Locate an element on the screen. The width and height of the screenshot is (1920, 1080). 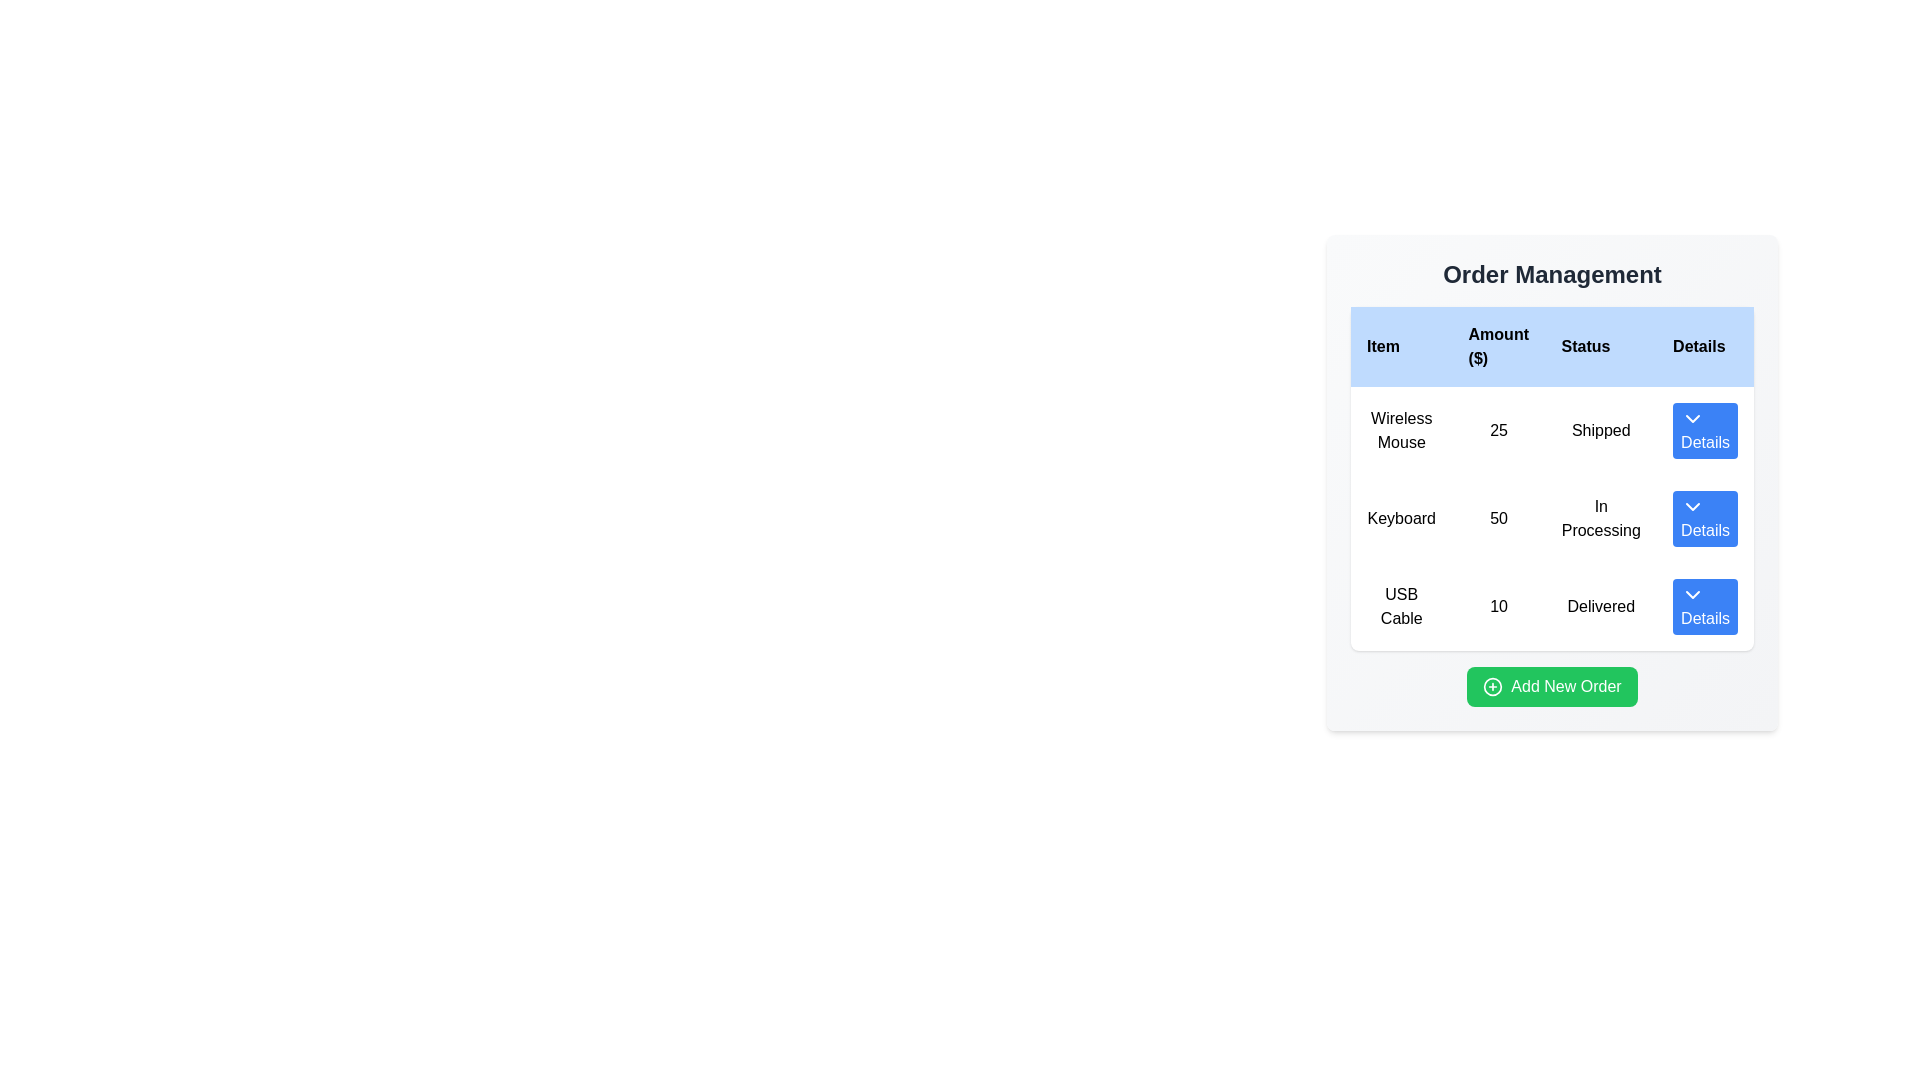
the static text label for 'Wireless Mouse' in the first row of the table under the 'Item' column is located at coordinates (1400, 430).